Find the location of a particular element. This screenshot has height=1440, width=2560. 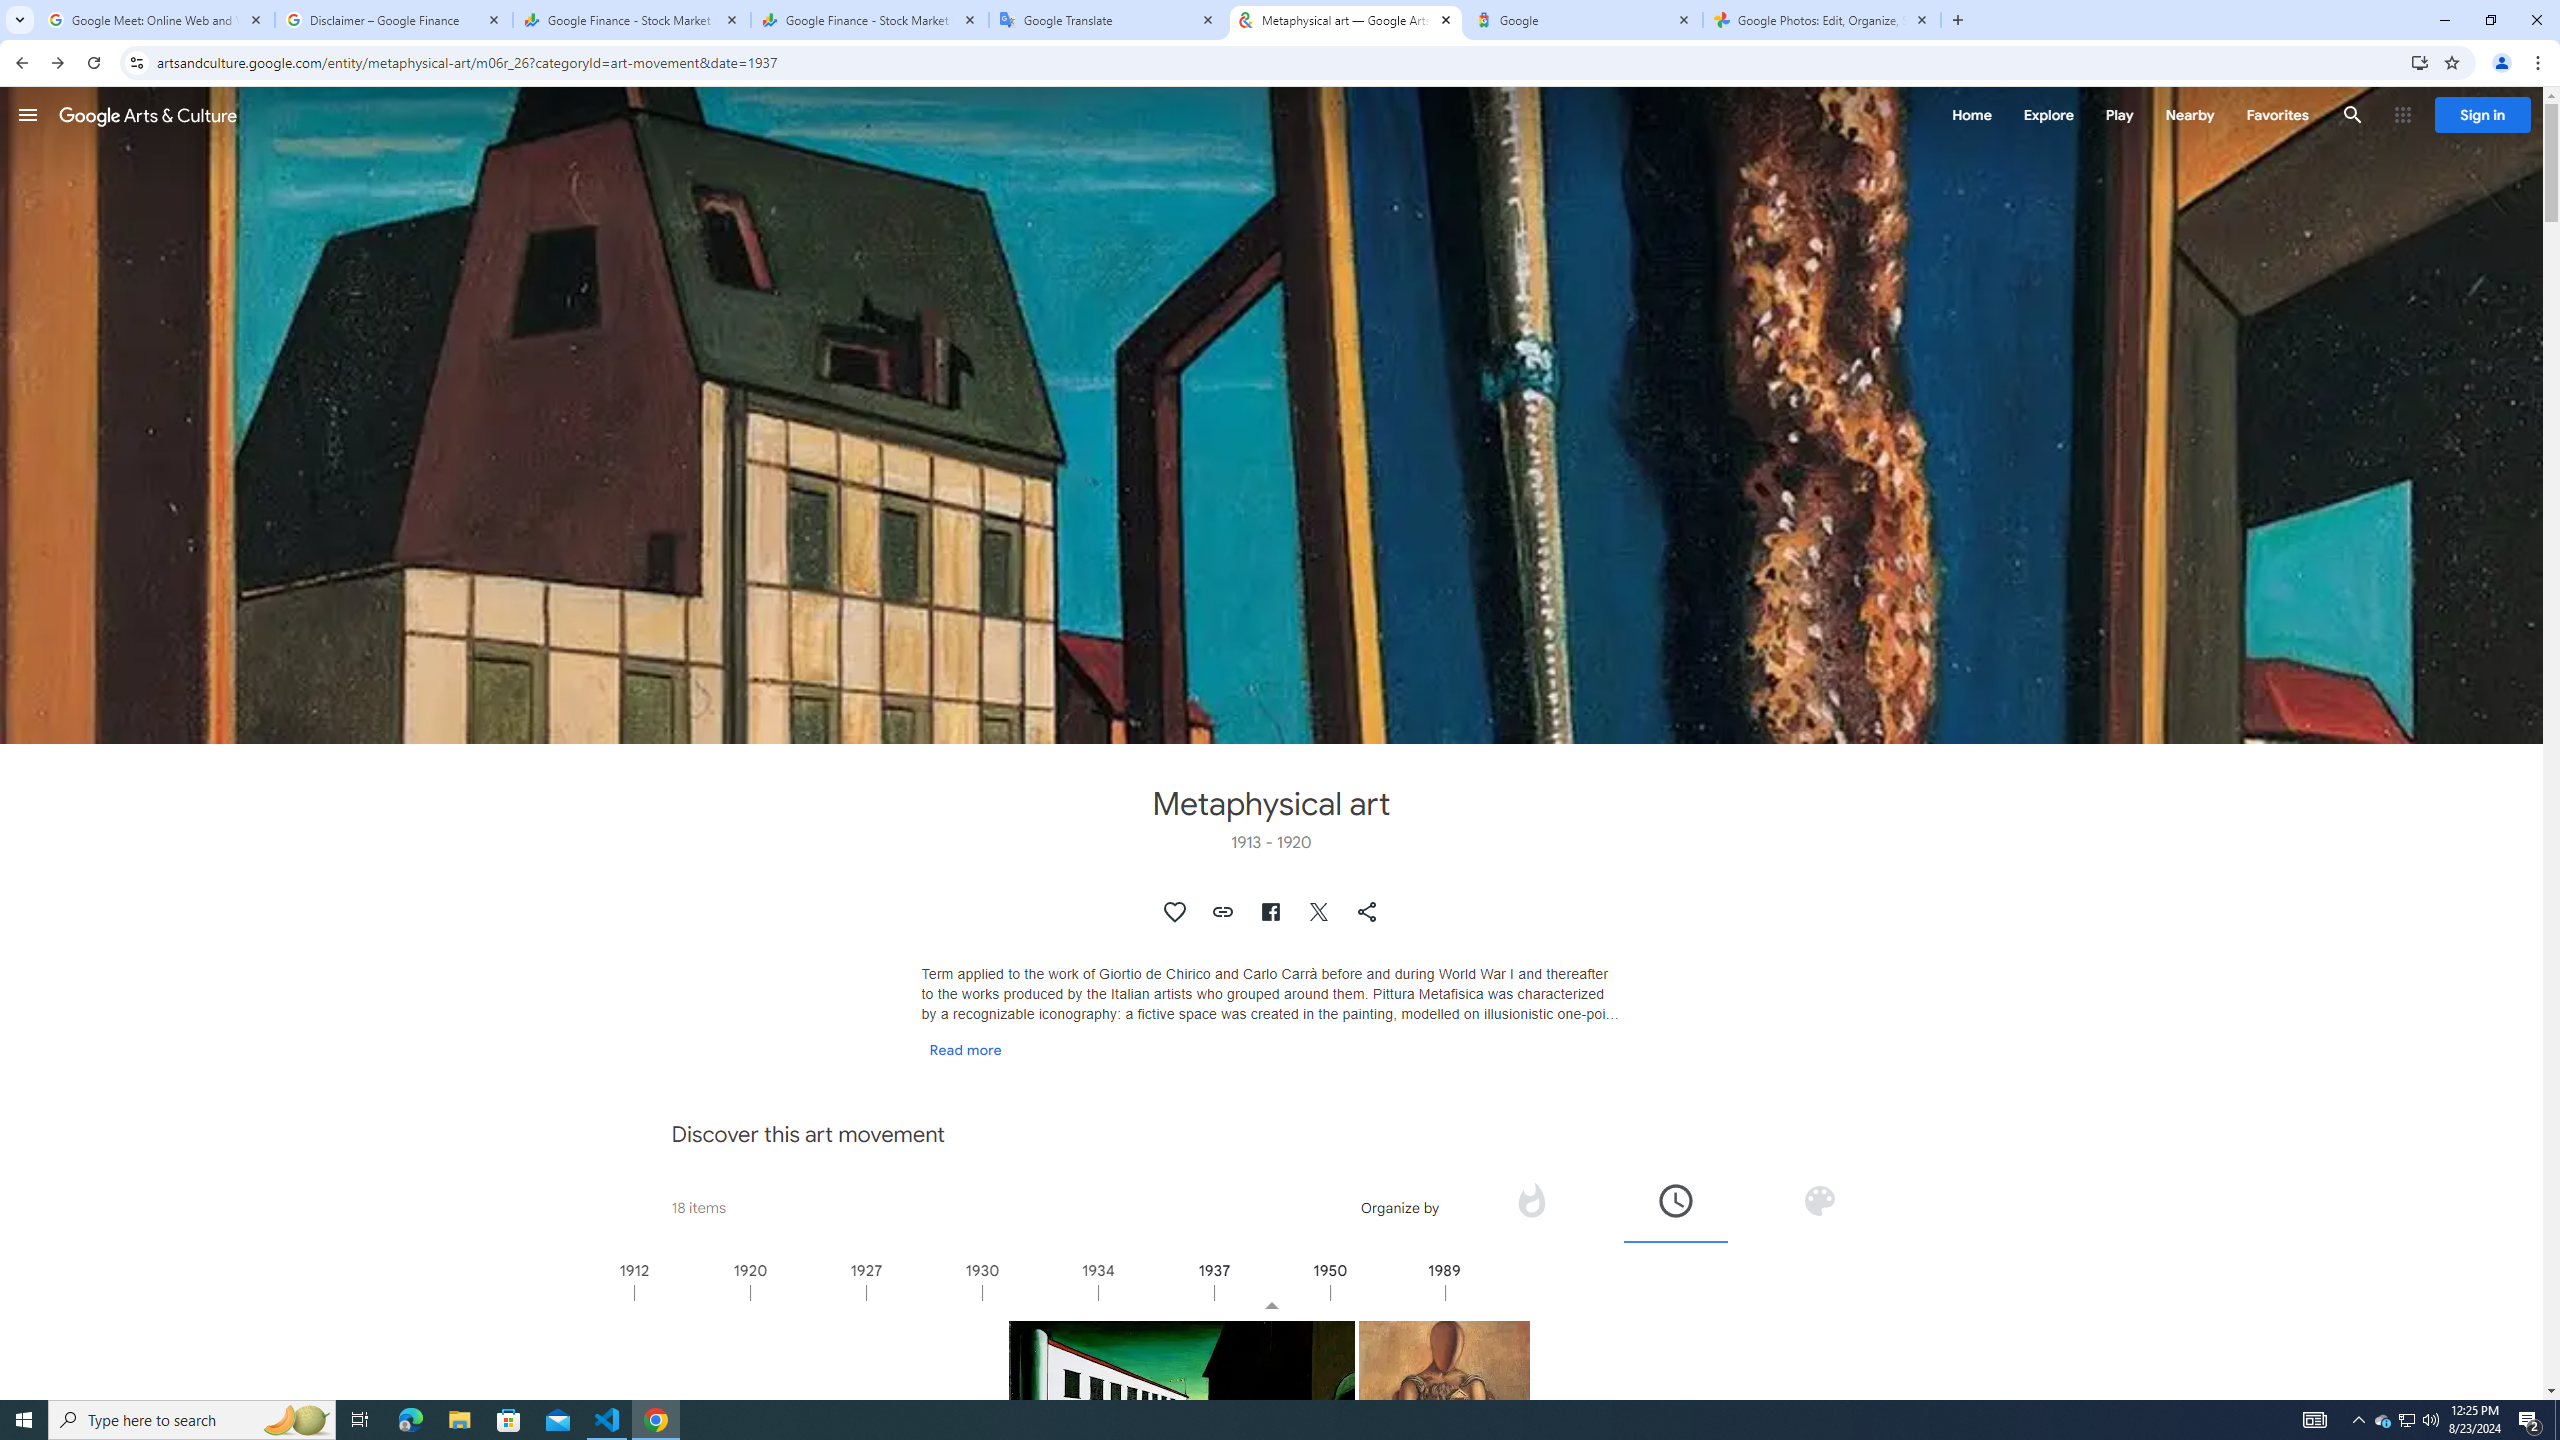

'Favorites' is located at coordinates (2276, 114).